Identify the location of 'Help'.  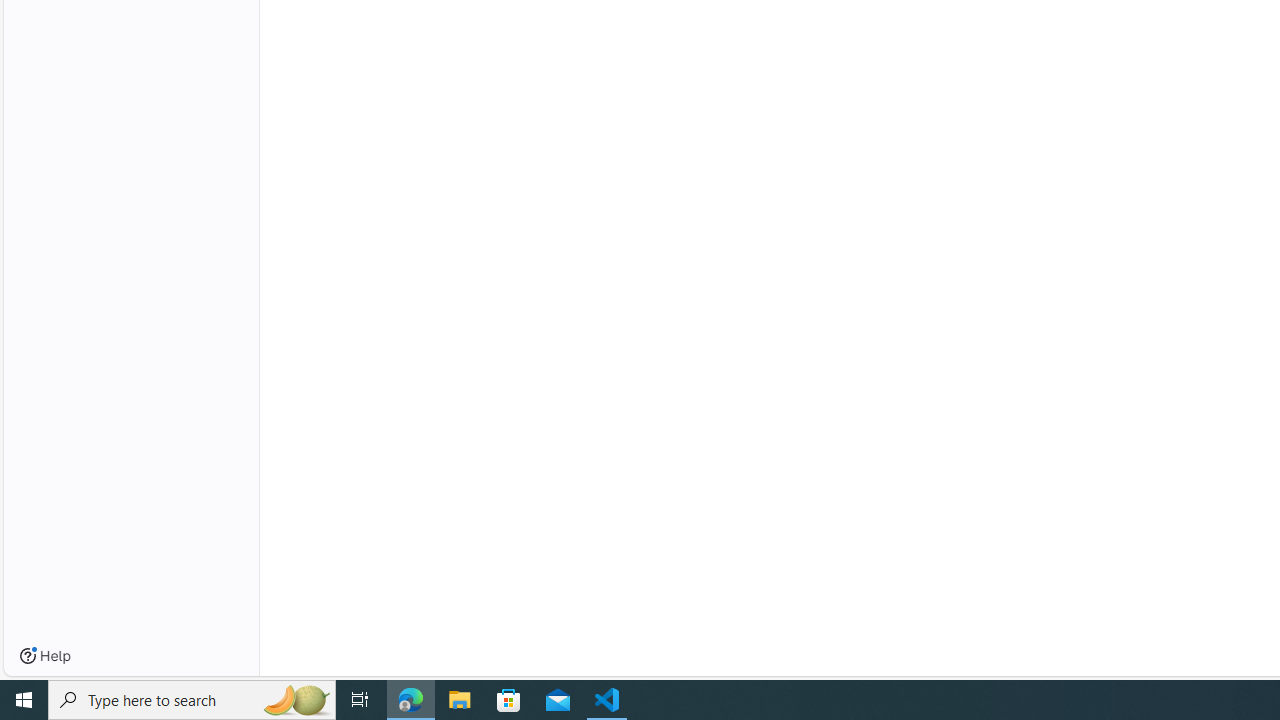
(45, 655).